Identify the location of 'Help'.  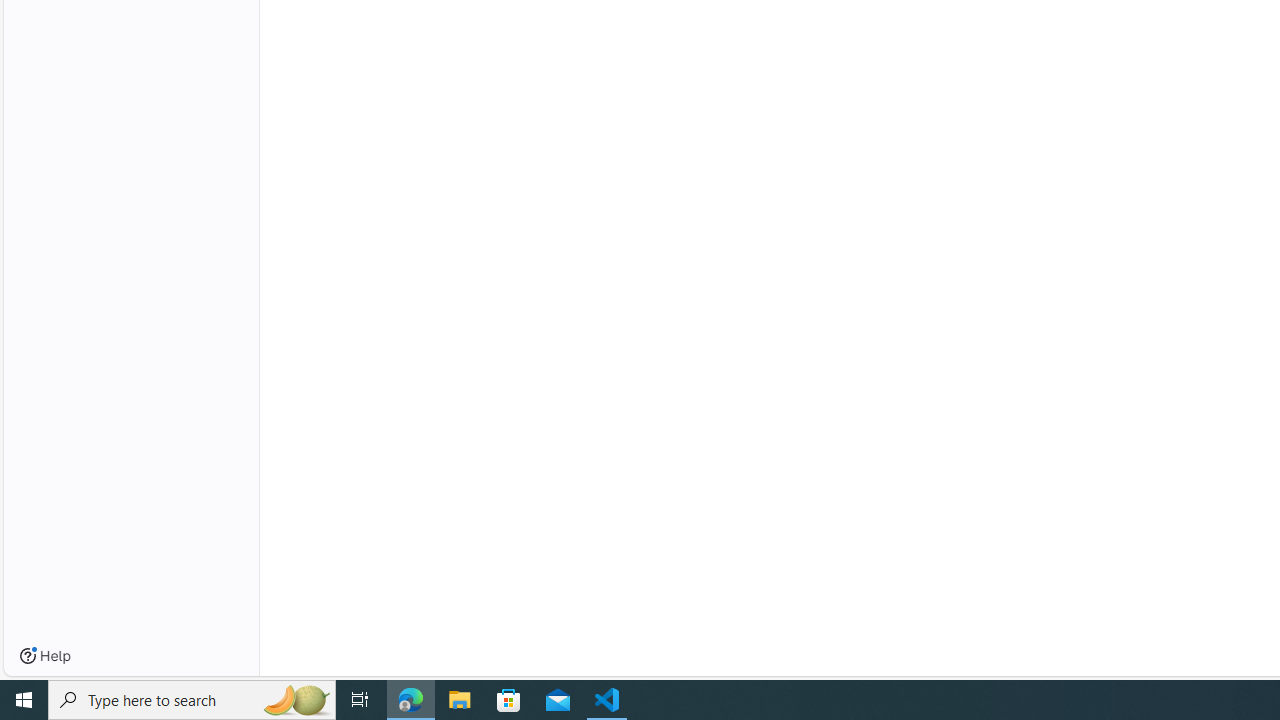
(45, 655).